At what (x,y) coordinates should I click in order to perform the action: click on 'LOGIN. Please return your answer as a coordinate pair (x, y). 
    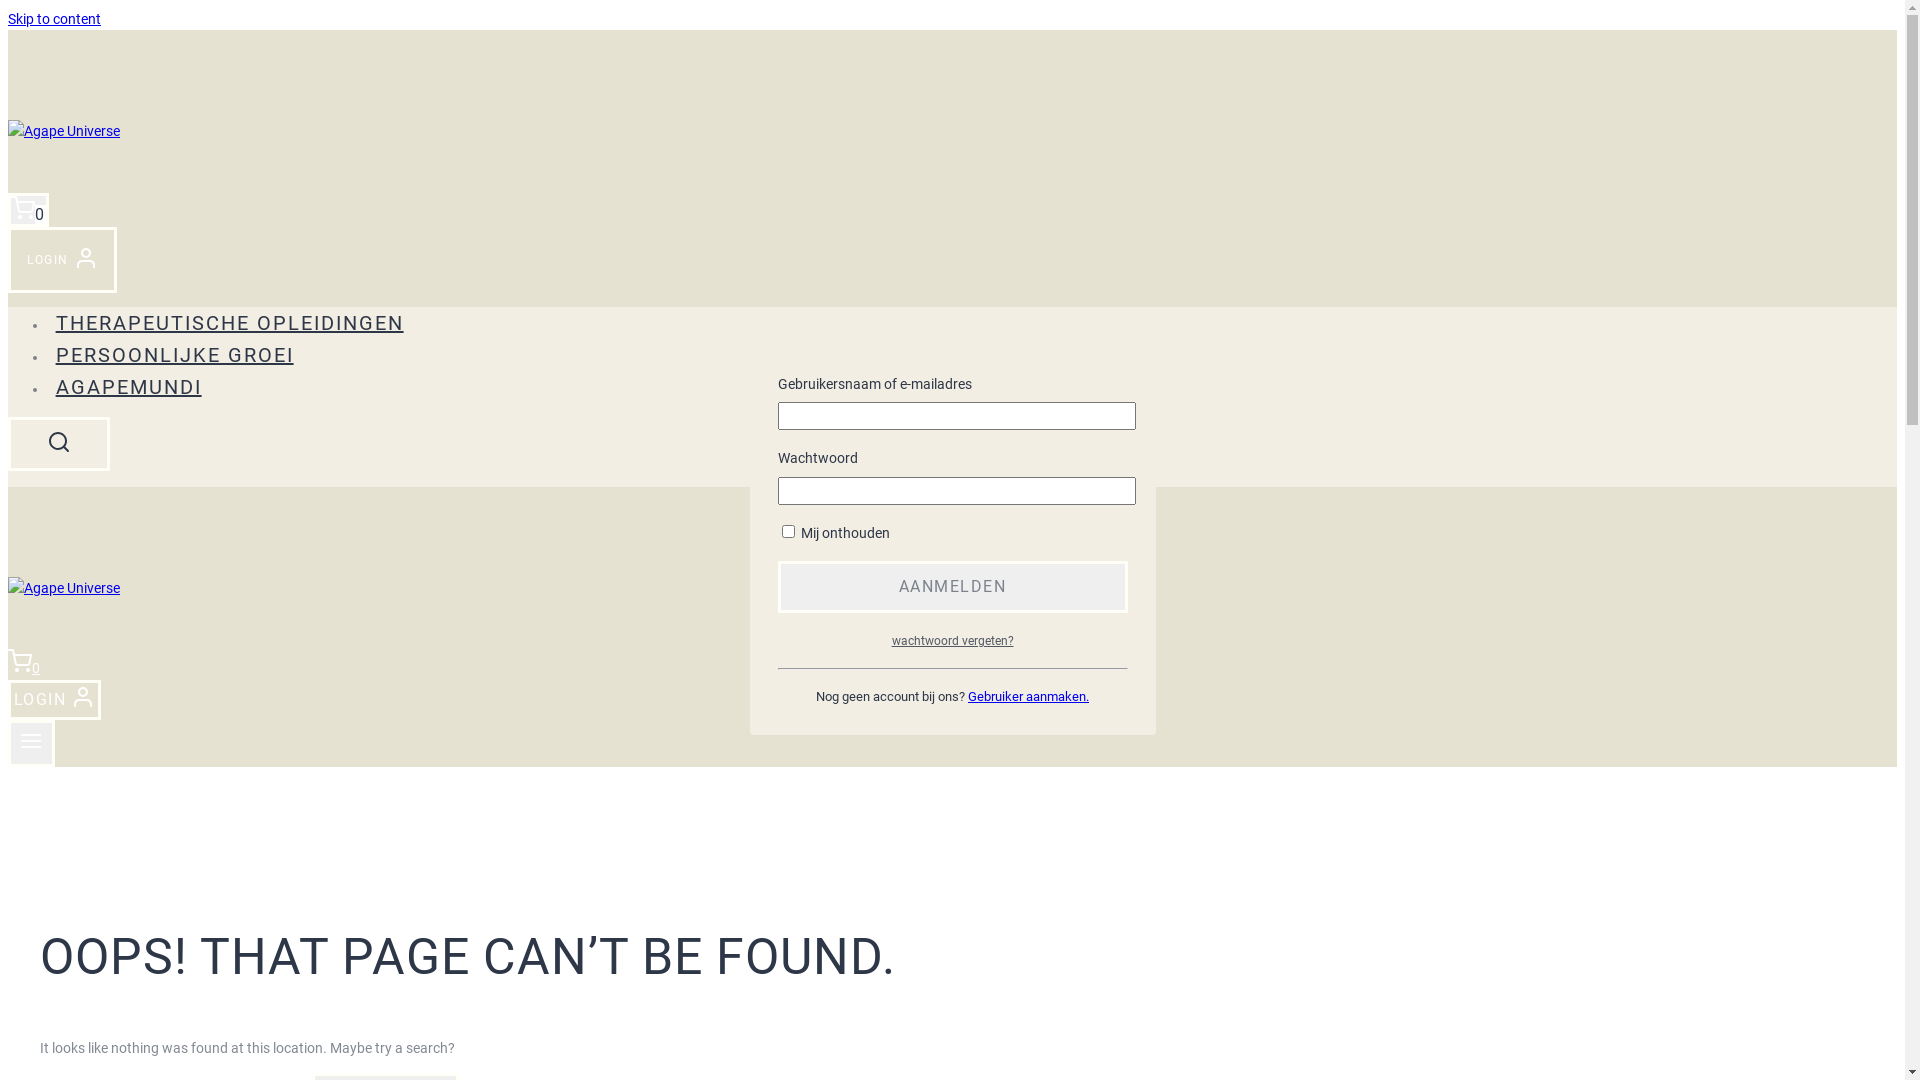
    Looking at the image, I should click on (54, 699).